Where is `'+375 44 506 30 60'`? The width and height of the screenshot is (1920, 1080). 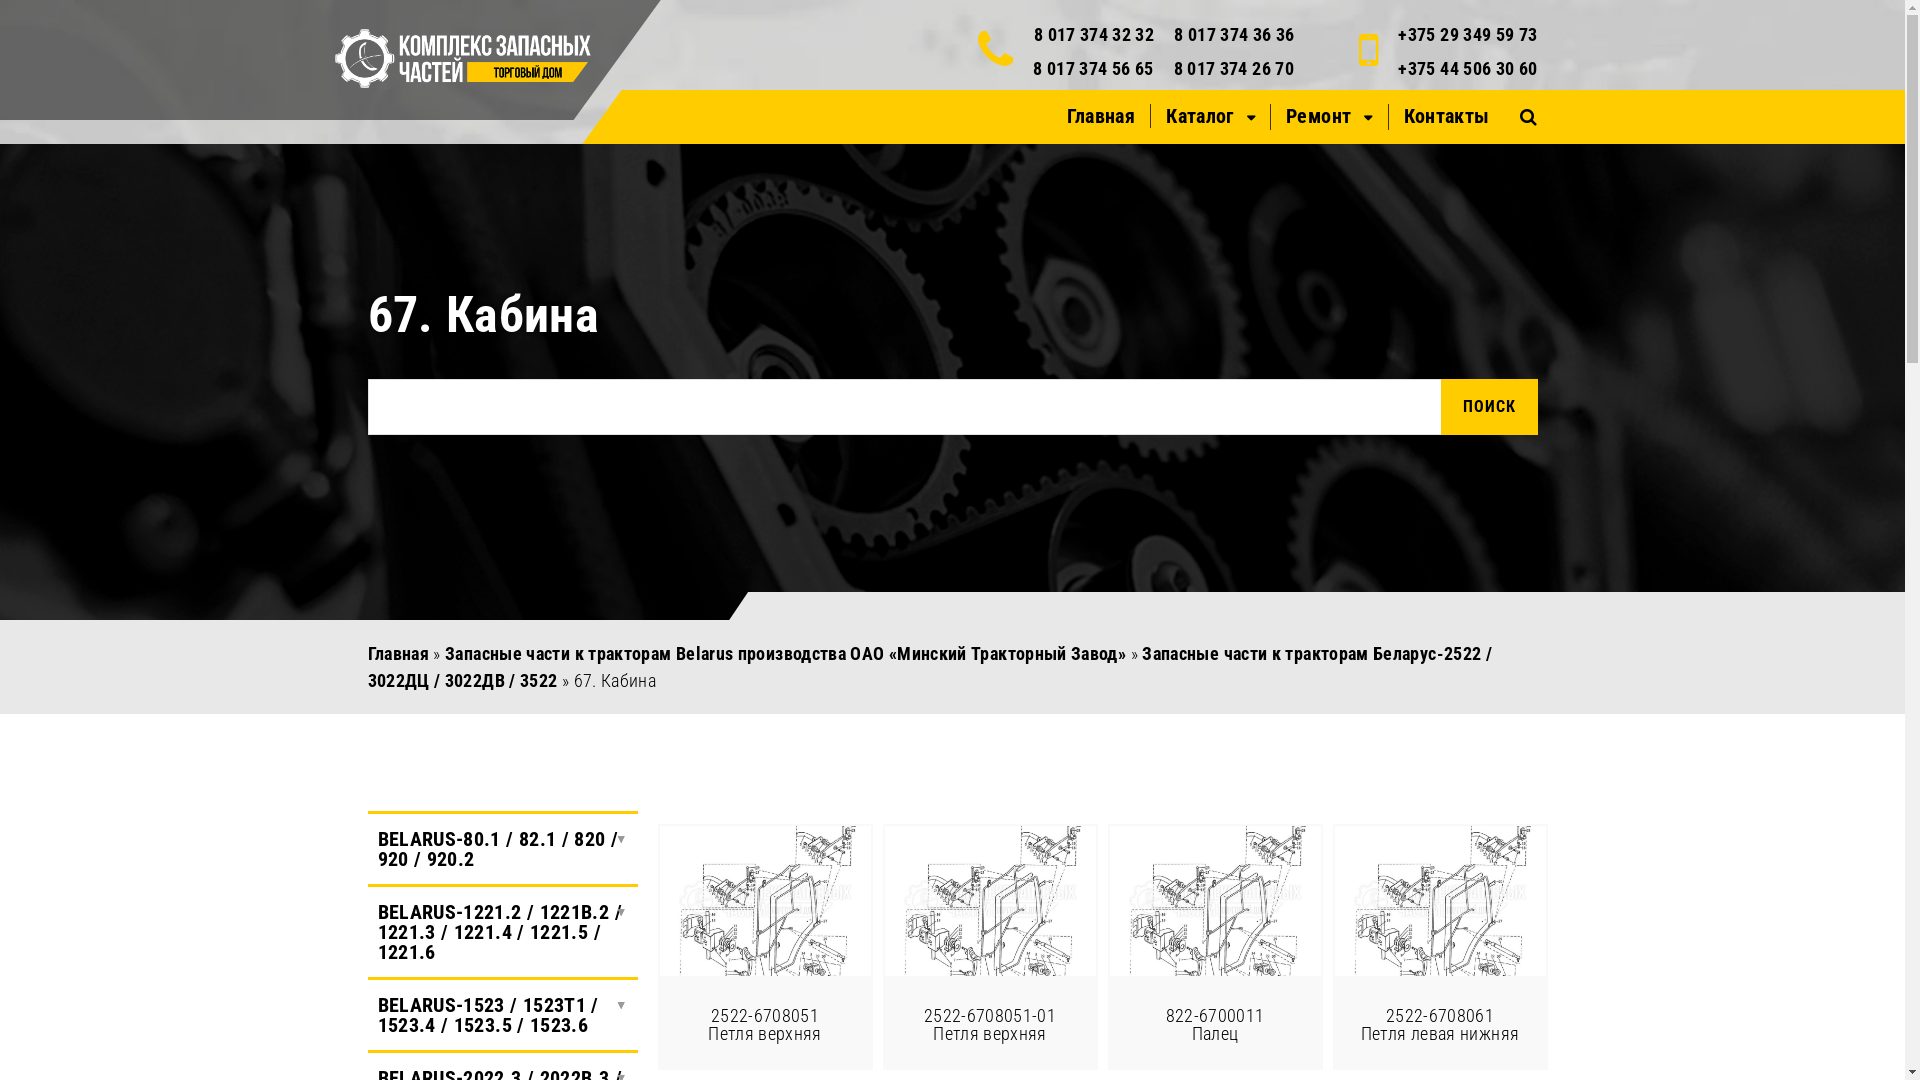 '+375 44 506 30 60' is located at coordinates (1467, 67).